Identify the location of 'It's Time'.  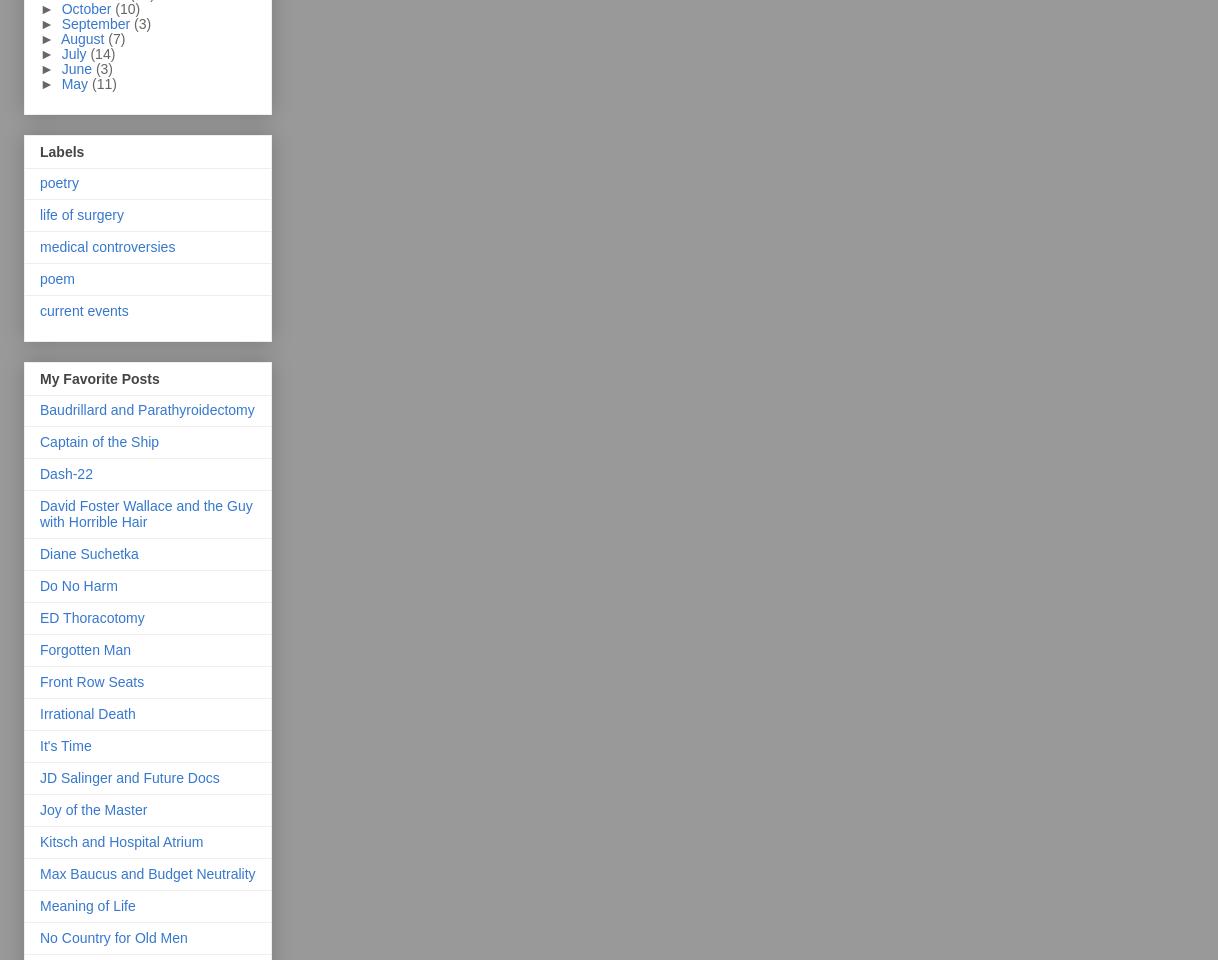
(64, 745).